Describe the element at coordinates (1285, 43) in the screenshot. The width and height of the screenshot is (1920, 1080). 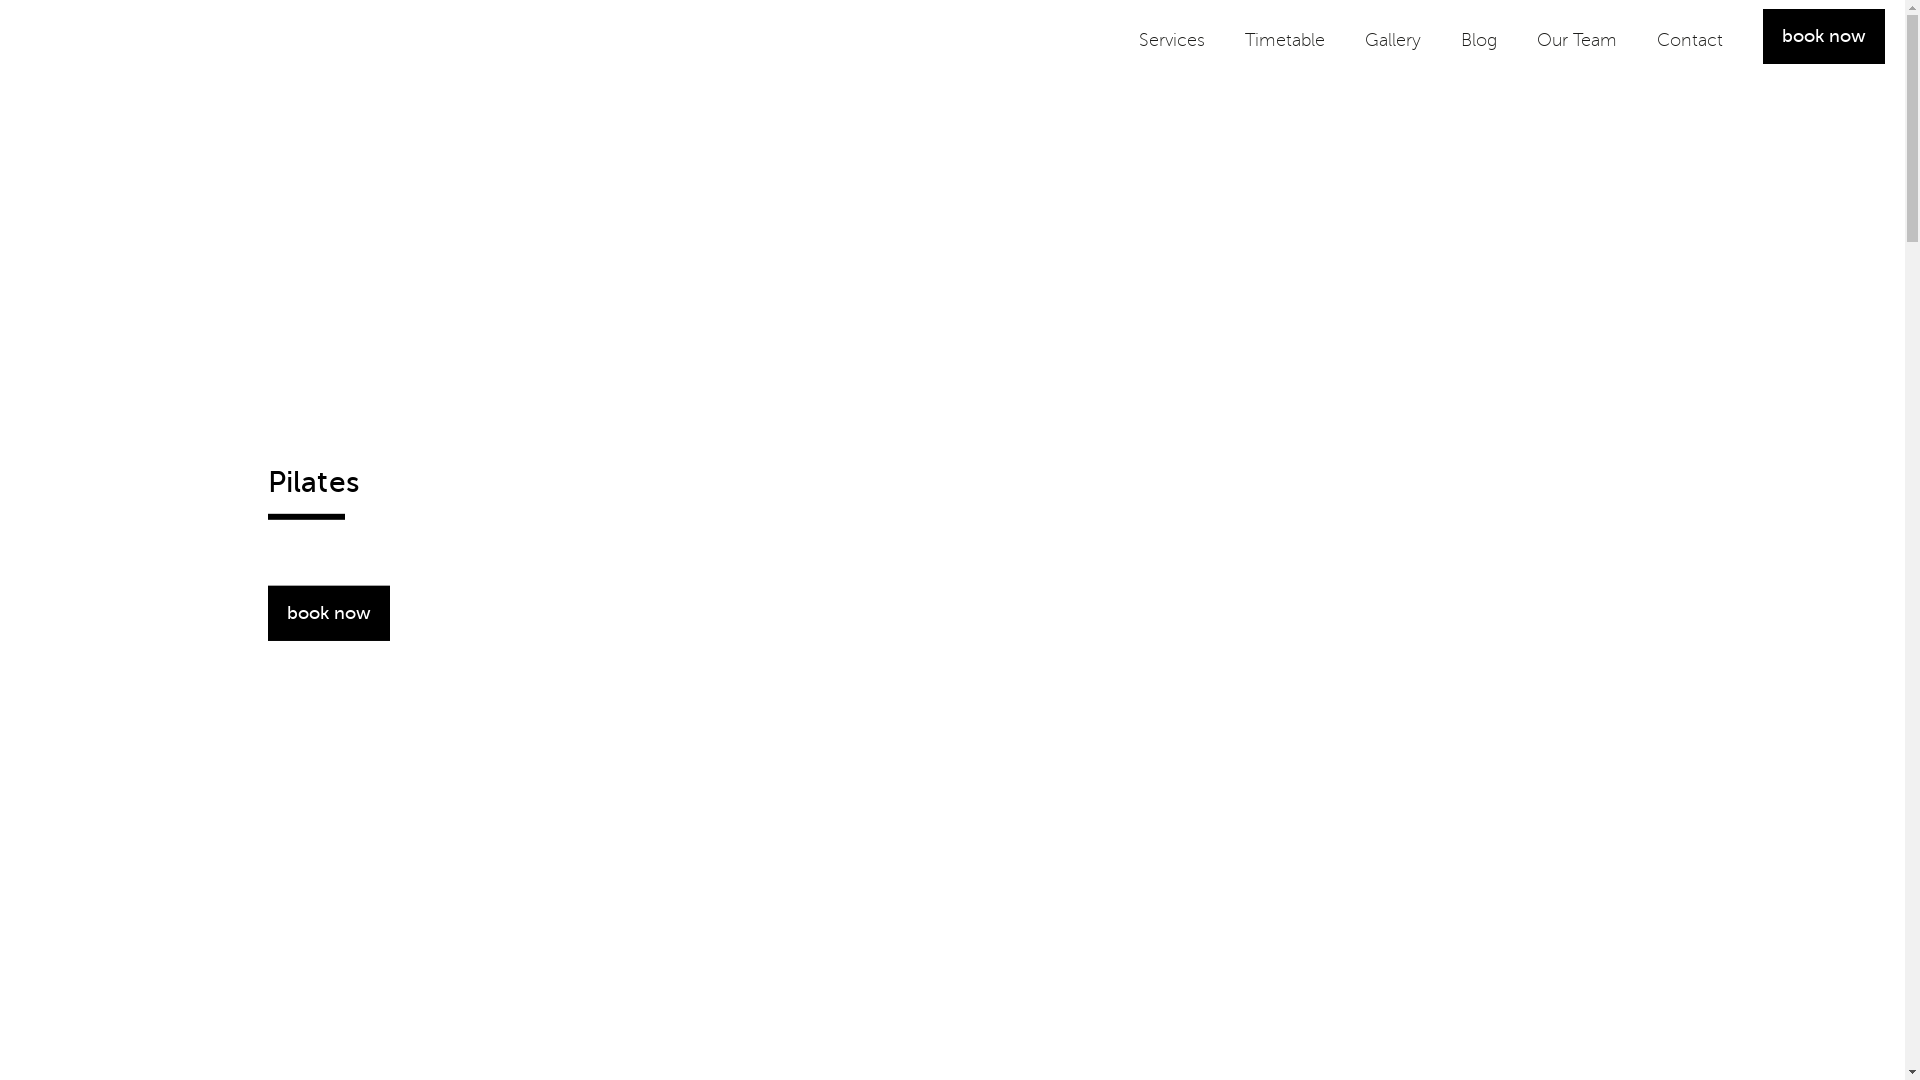
I see `'Timetable'` at that location.